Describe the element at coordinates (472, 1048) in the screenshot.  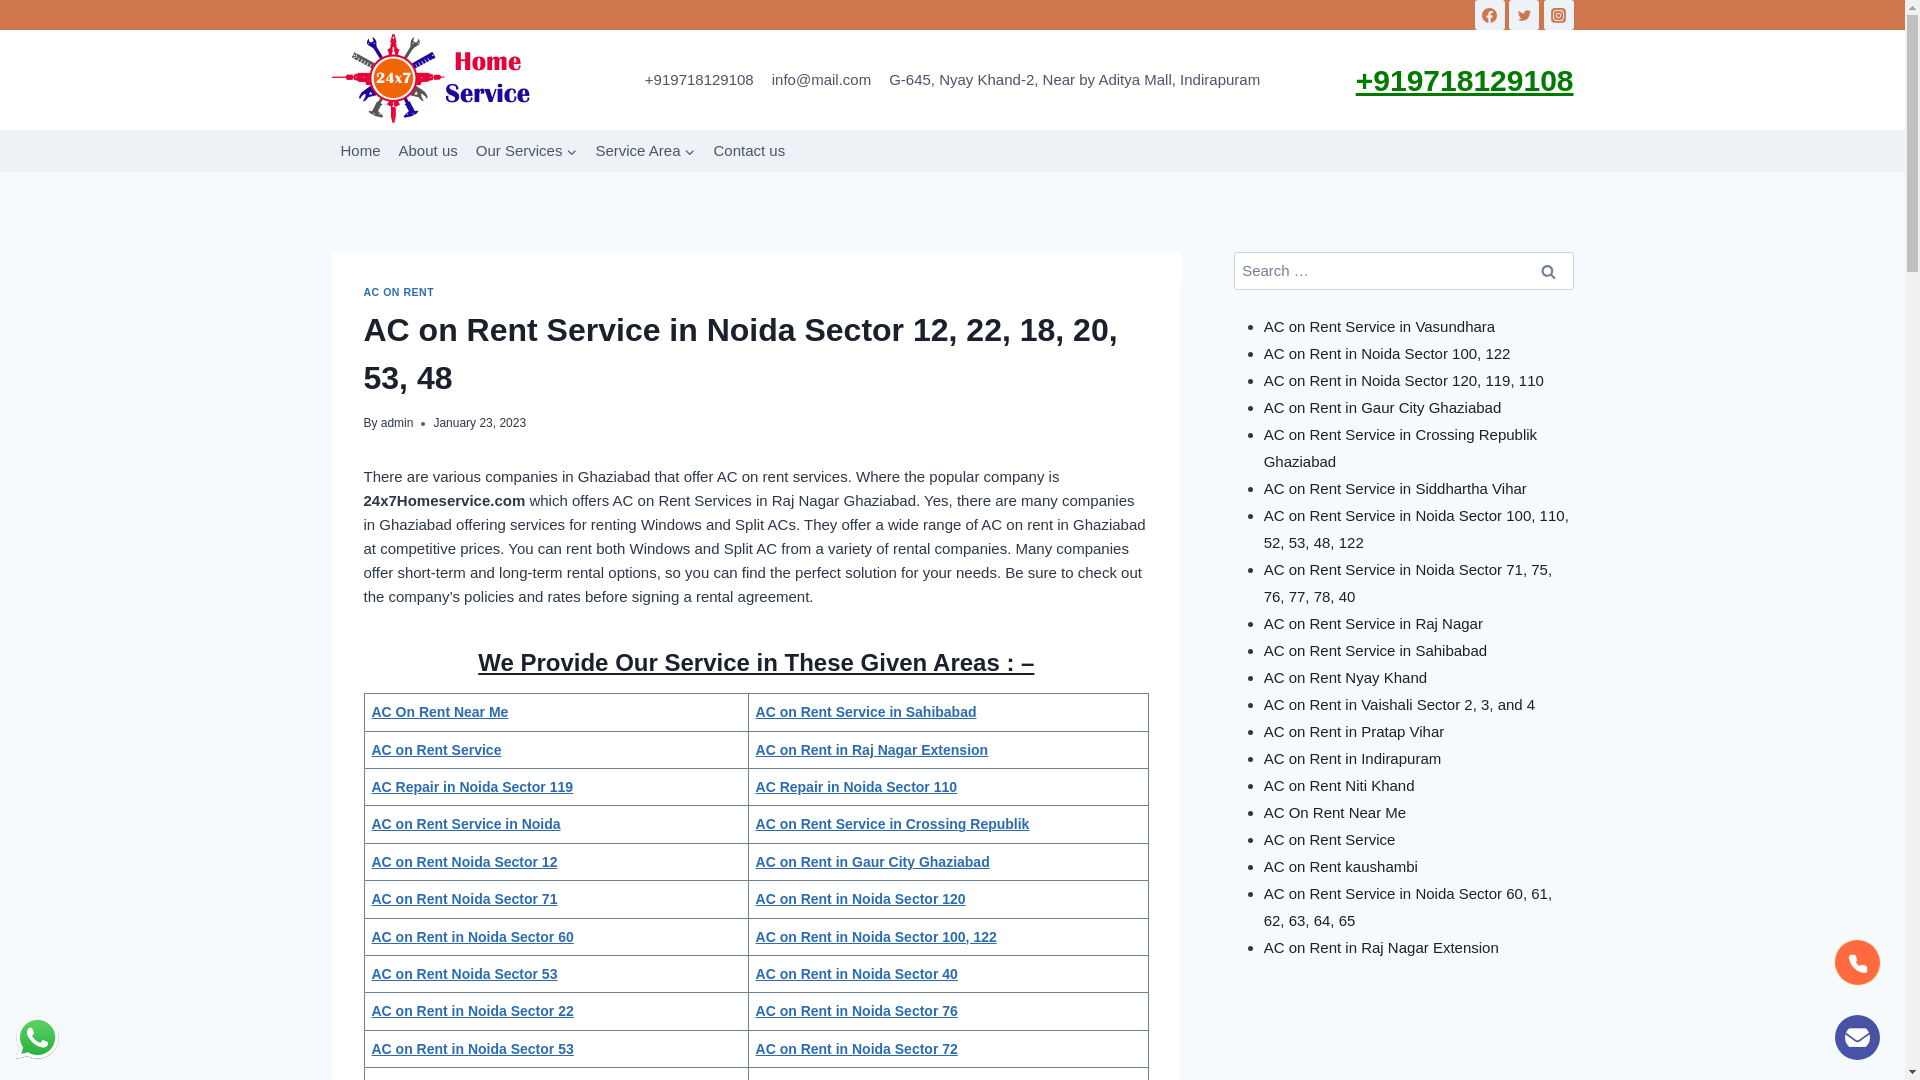
I see `'AC on Rent in Noida Sector 53'` at that location.